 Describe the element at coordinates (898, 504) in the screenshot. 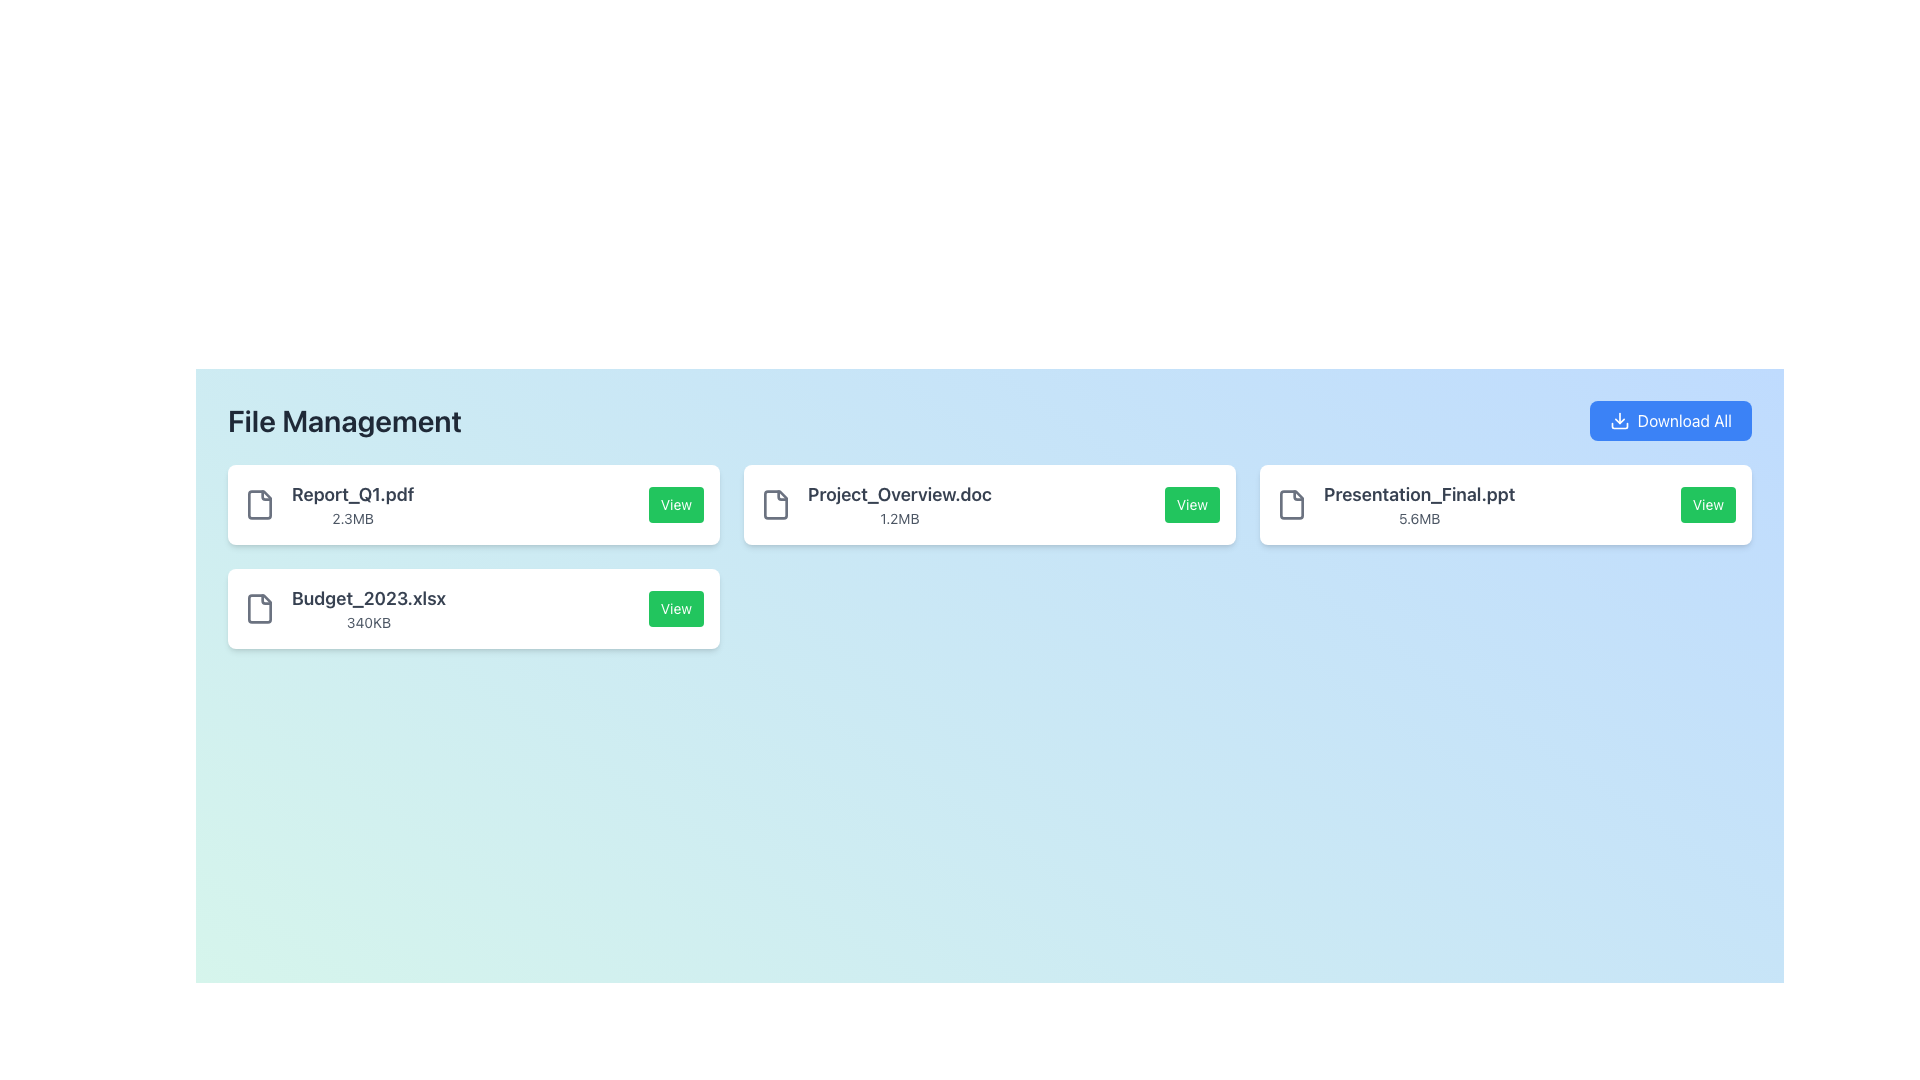

I see `the Label element displaying 'Project_Overview.doc' with size '1.2MB' in the third card of the file management grid` at that location.